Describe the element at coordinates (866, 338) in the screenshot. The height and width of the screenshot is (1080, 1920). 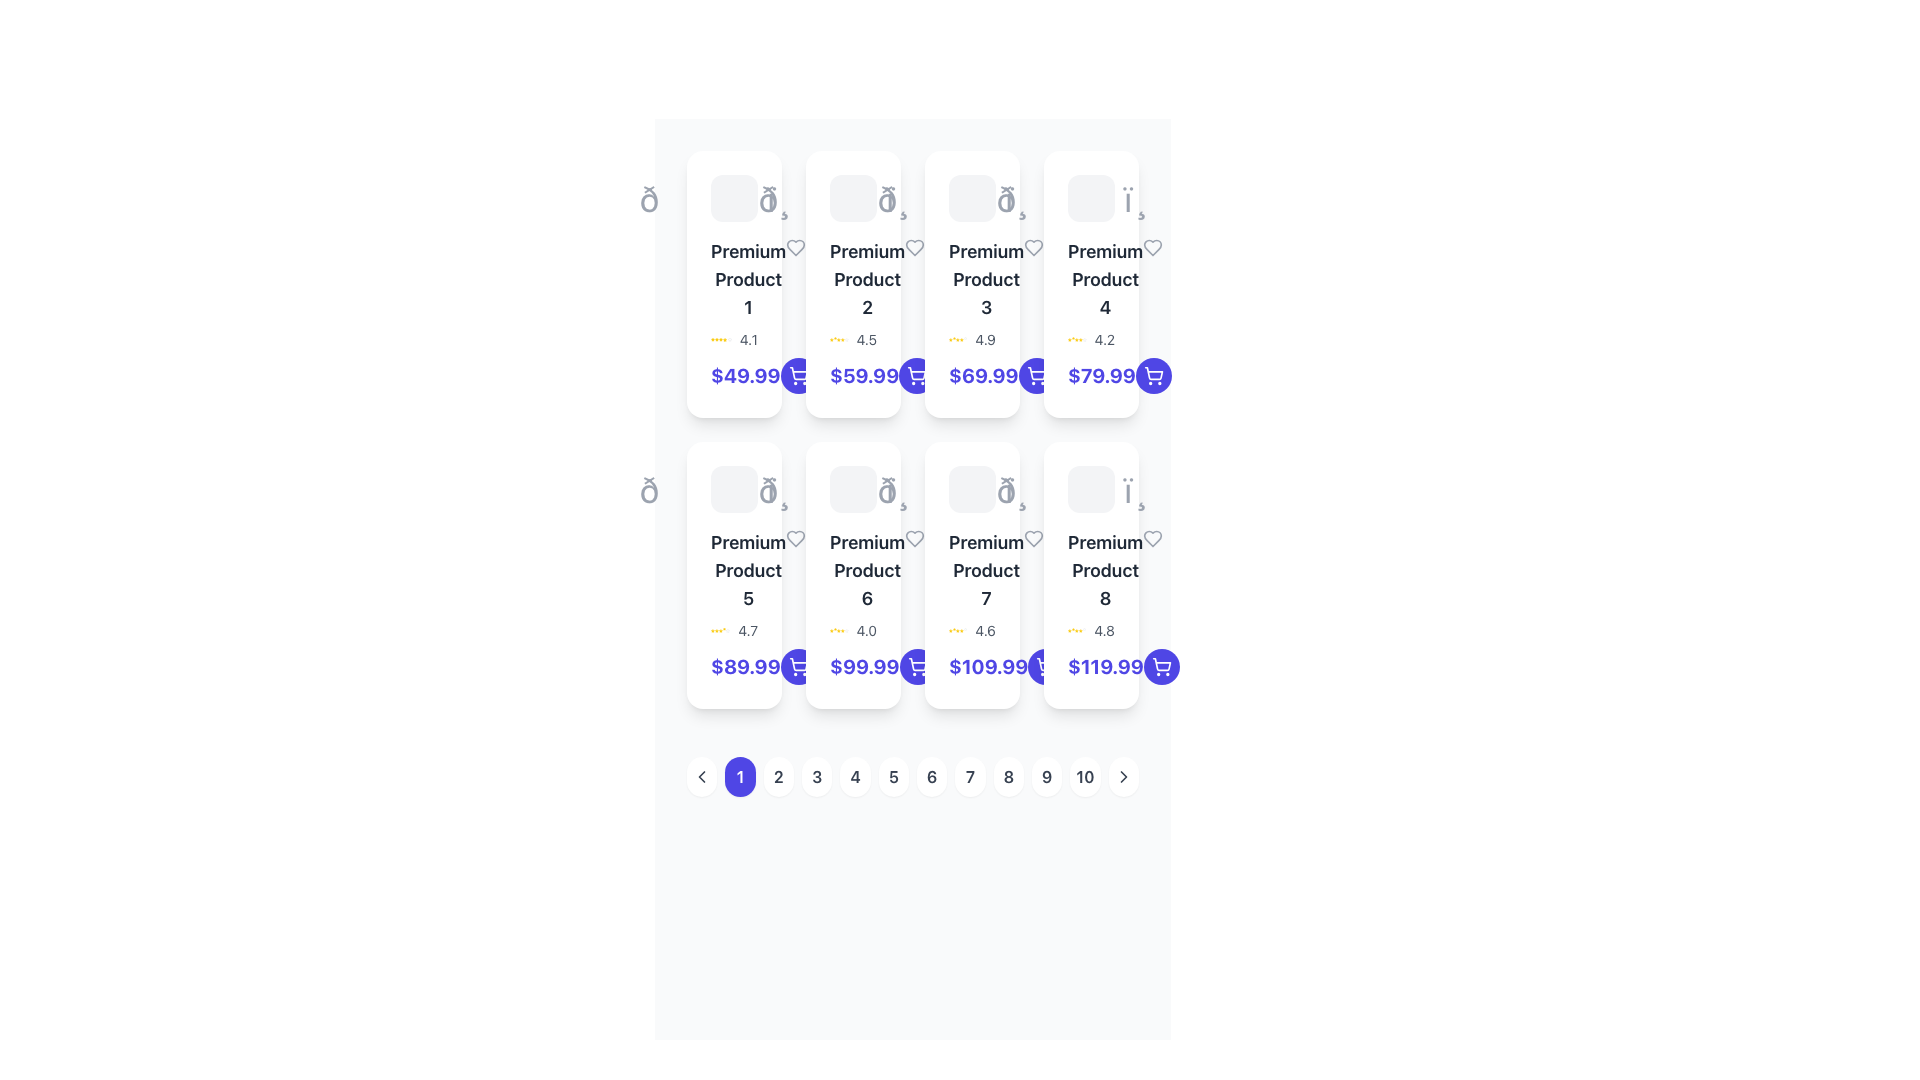
I see `numeric rating value '4.5' displayed in a small-sized gray font, located in the second product card in the top row, centrally aligned below the product's name and above its price label, next to the yellow star icons` at that location.